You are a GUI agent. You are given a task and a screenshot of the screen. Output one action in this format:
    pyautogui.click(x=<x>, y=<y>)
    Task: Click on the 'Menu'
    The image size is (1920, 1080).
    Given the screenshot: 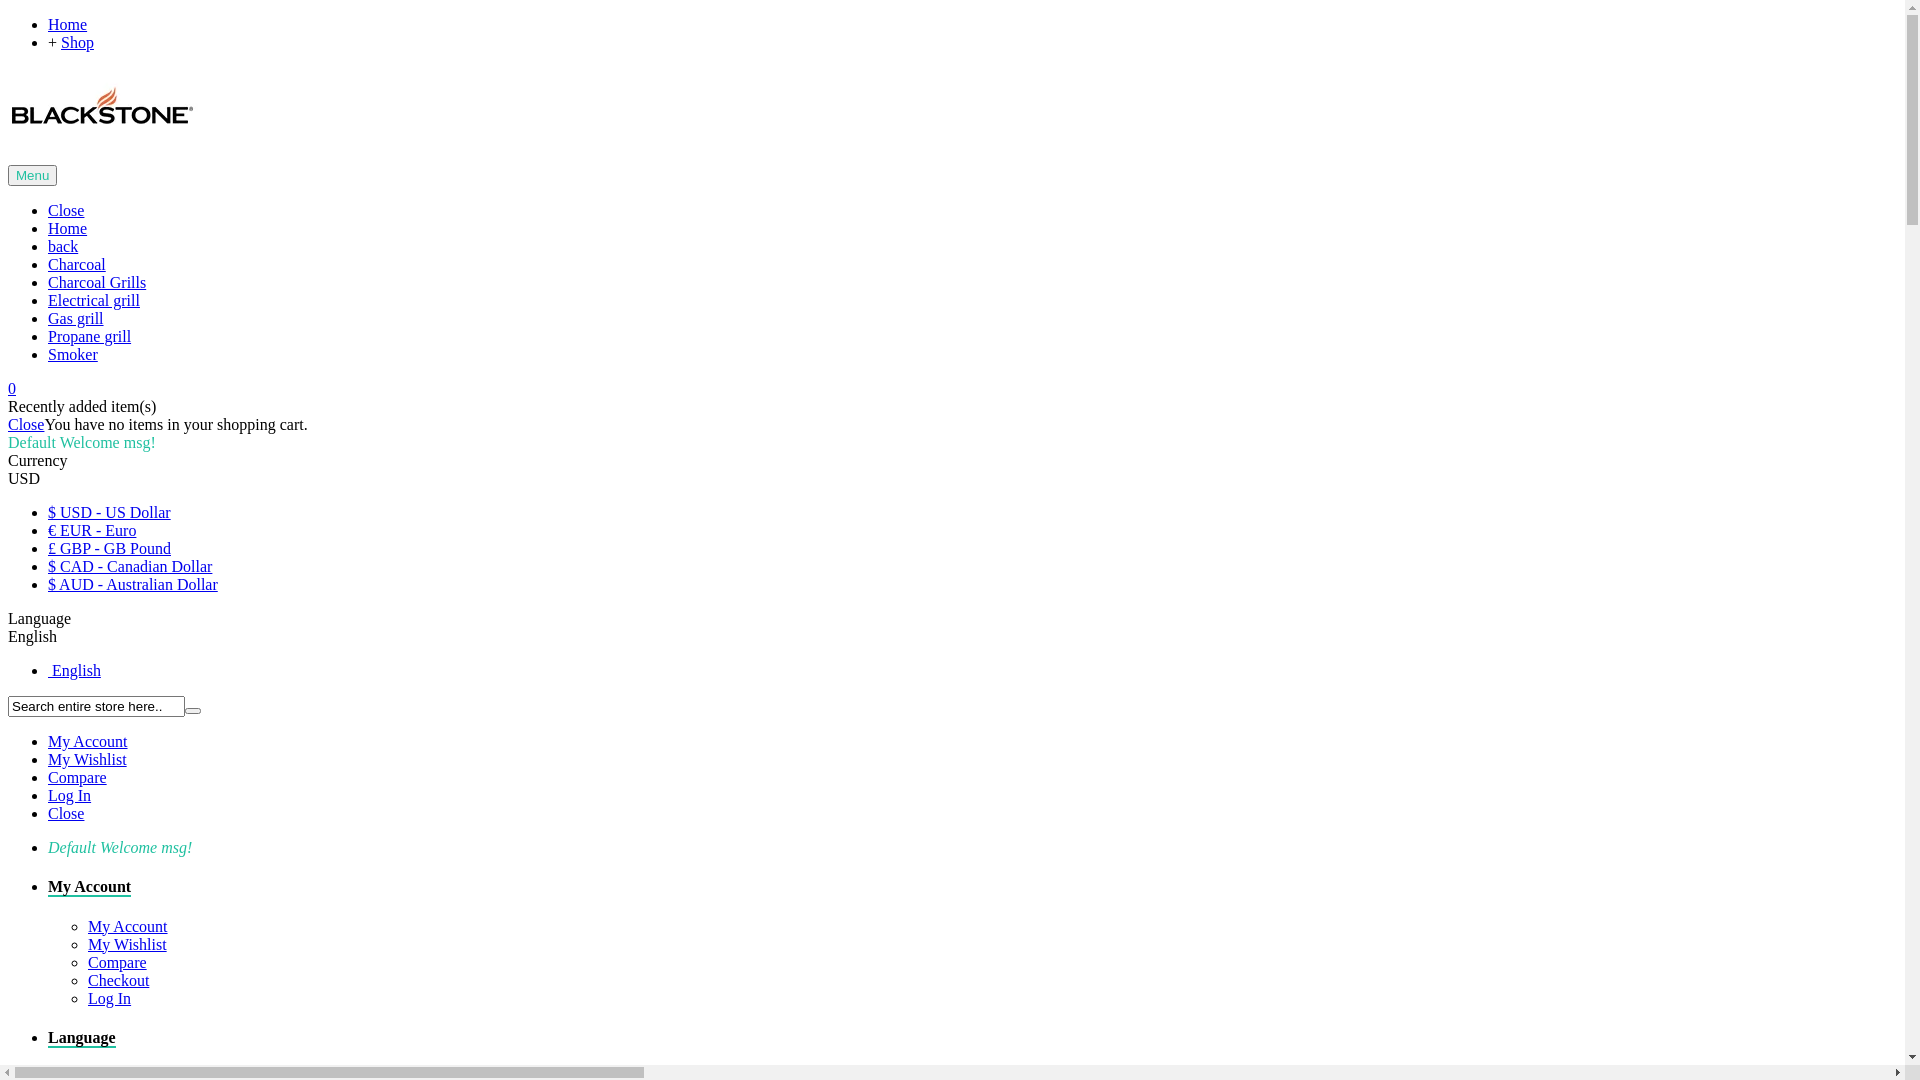 What is the action you would take?
    pyautogui.click(x=32, y=174)
    